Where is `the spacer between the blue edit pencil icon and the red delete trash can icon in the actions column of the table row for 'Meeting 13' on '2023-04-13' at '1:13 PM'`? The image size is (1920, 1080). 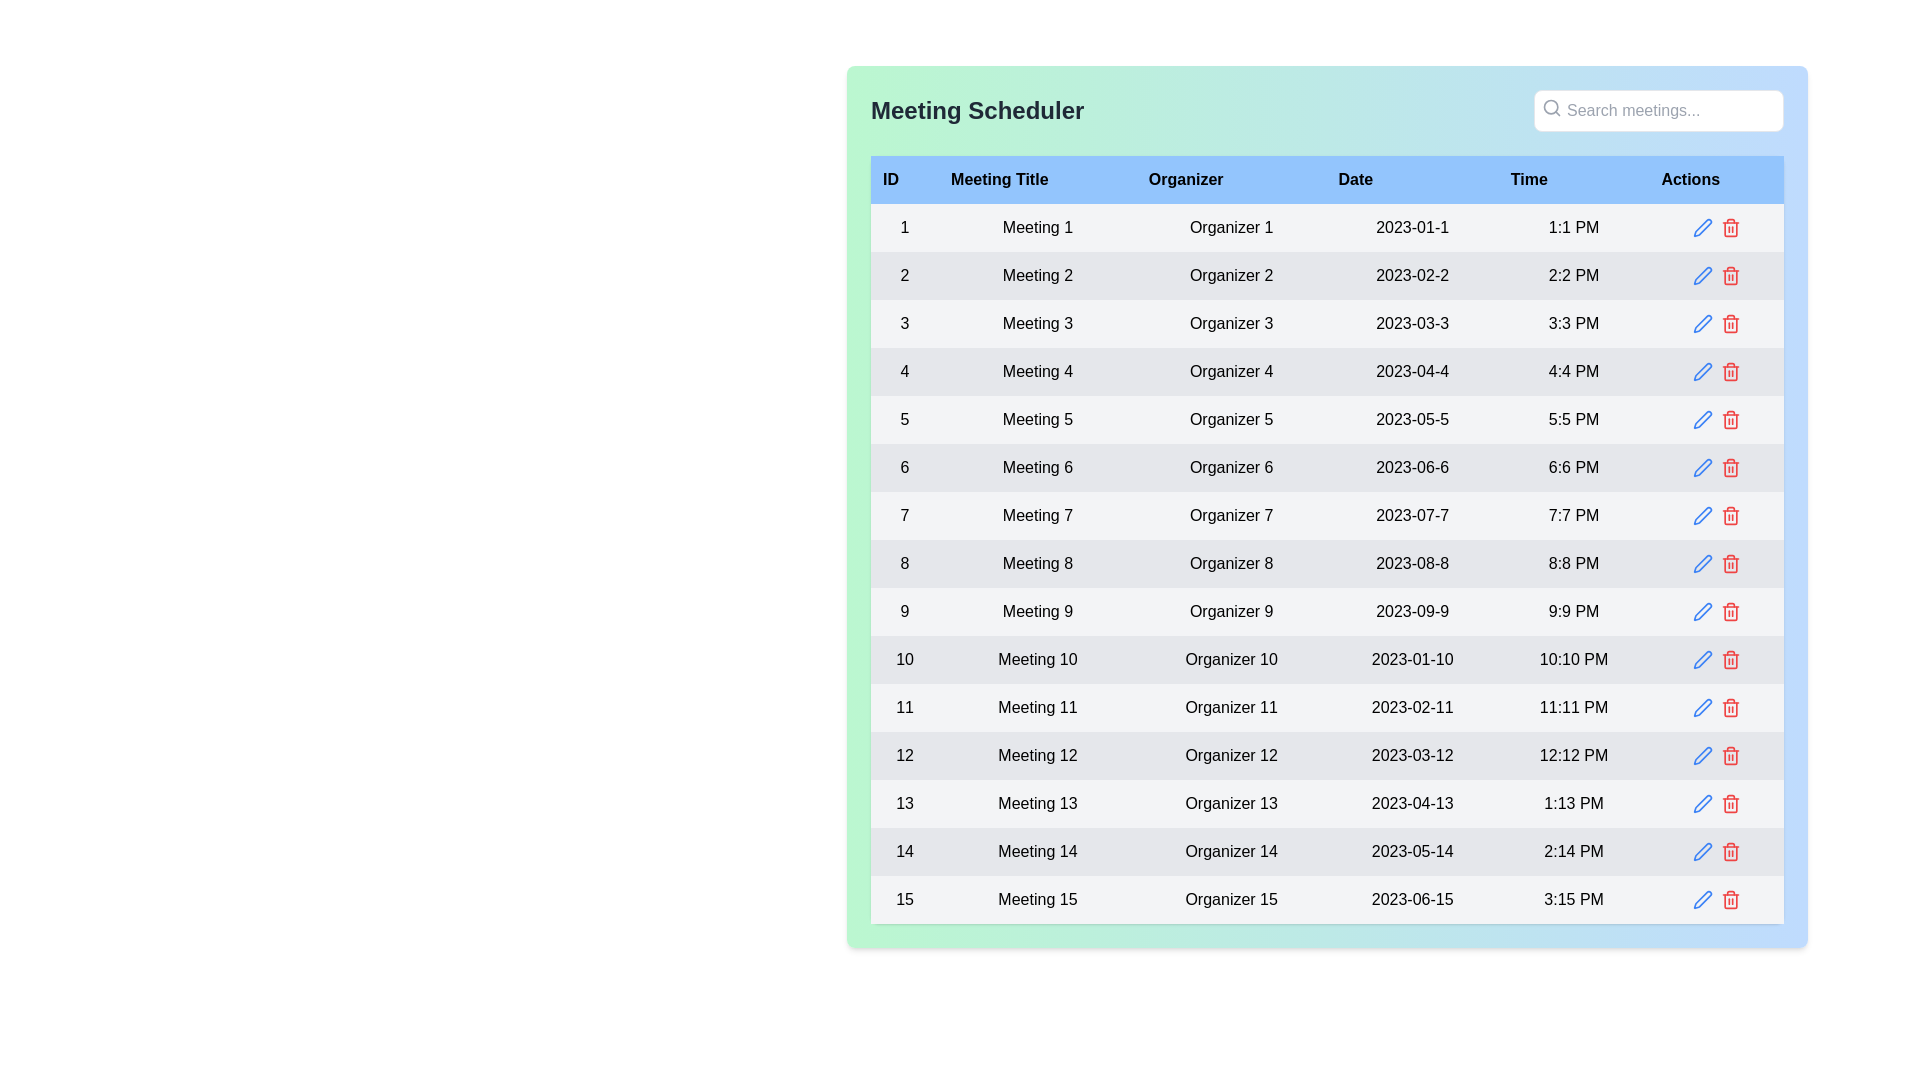
the spacer between the blue edit pencil icon and the red delete trash can icon in the actions column of the table row for 'Meeting 13' on '2023-04-13' at '1:13 PM' is located at coordinates (1715, 802).